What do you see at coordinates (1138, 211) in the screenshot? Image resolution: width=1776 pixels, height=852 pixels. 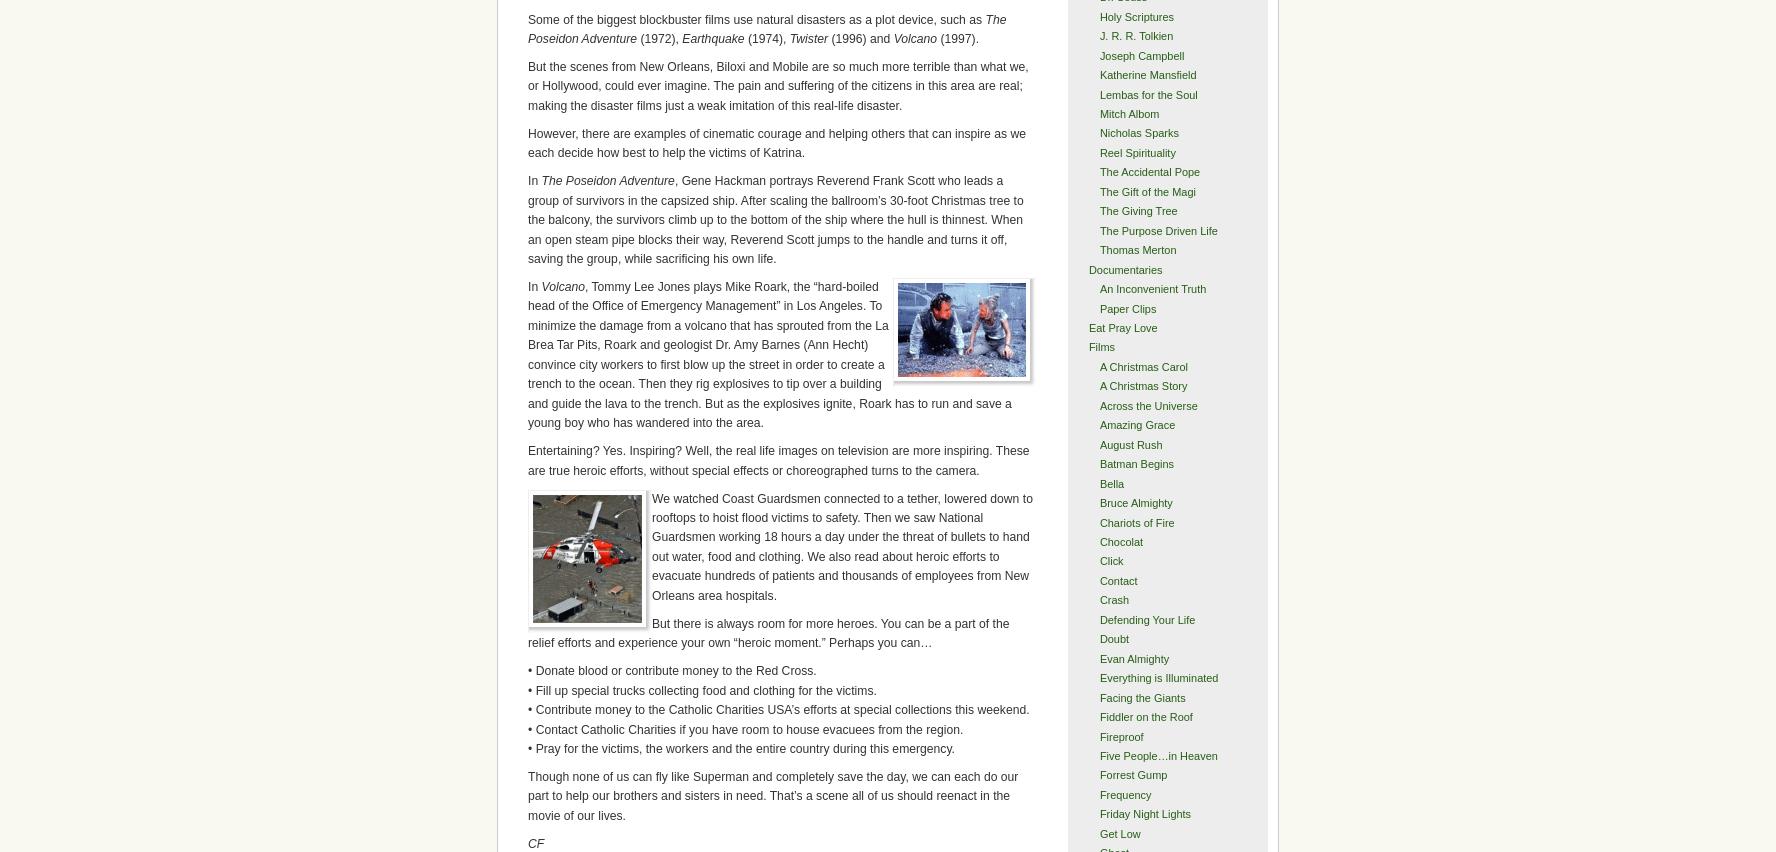 I see `'The Giving Tree'` at bounding box center [1138, 211].